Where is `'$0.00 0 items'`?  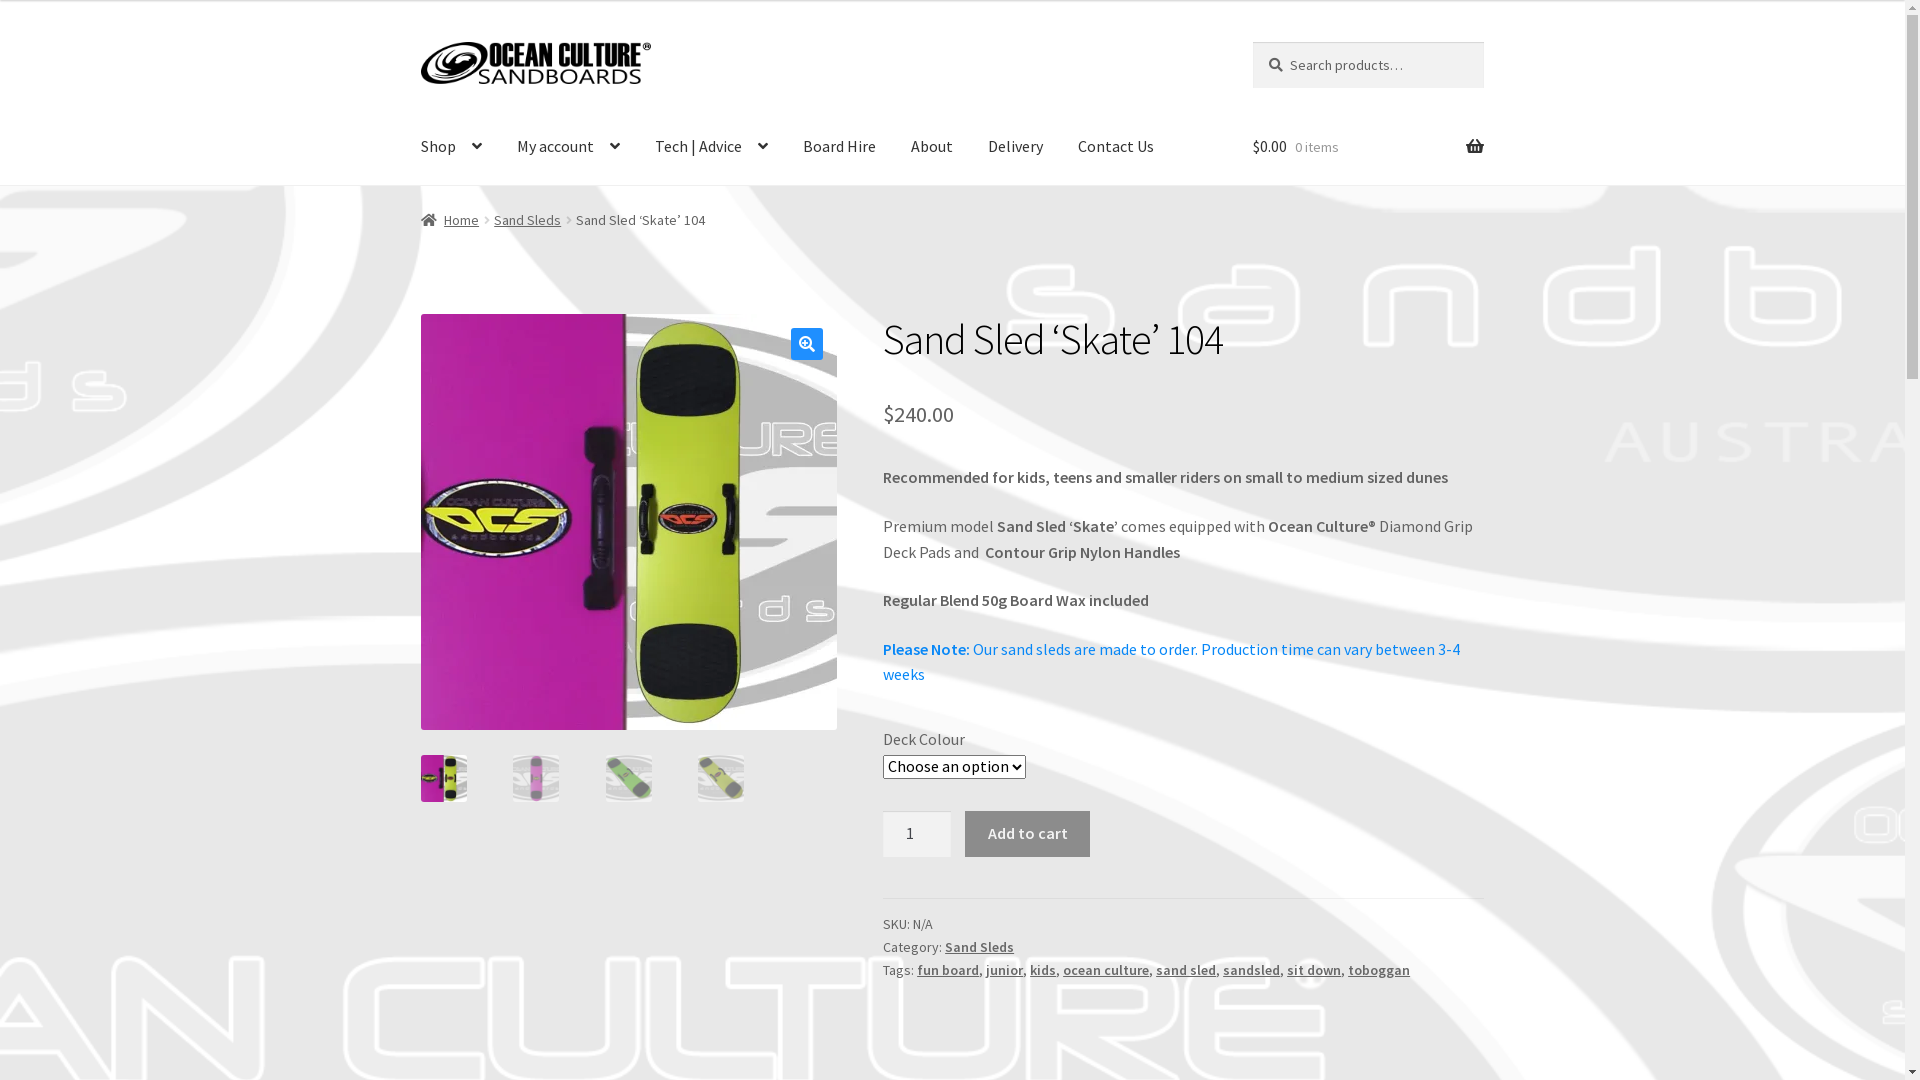 '$0.00 0 items' is located at coordinates (1367, 145).